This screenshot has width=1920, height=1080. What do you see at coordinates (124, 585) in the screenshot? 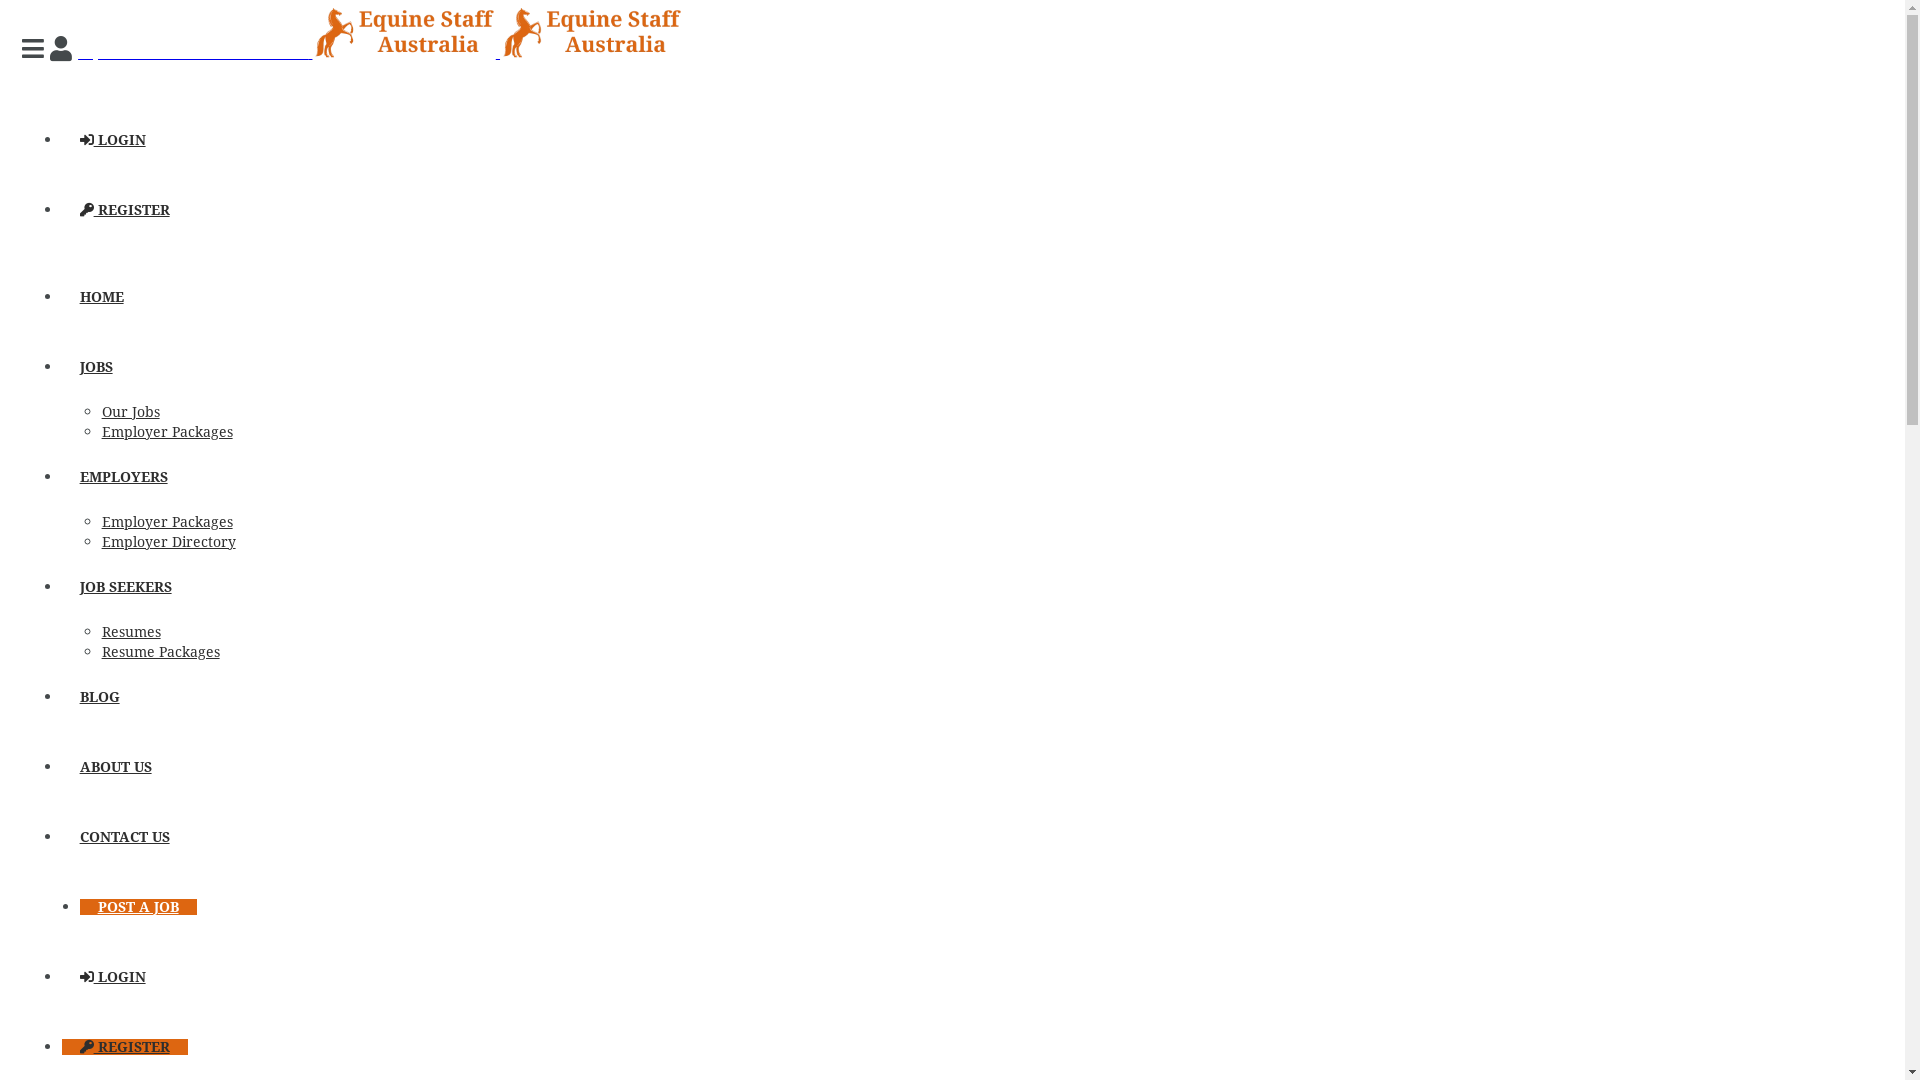
I see `'JOB SEEKERS'` at bounding box center [124, 585].